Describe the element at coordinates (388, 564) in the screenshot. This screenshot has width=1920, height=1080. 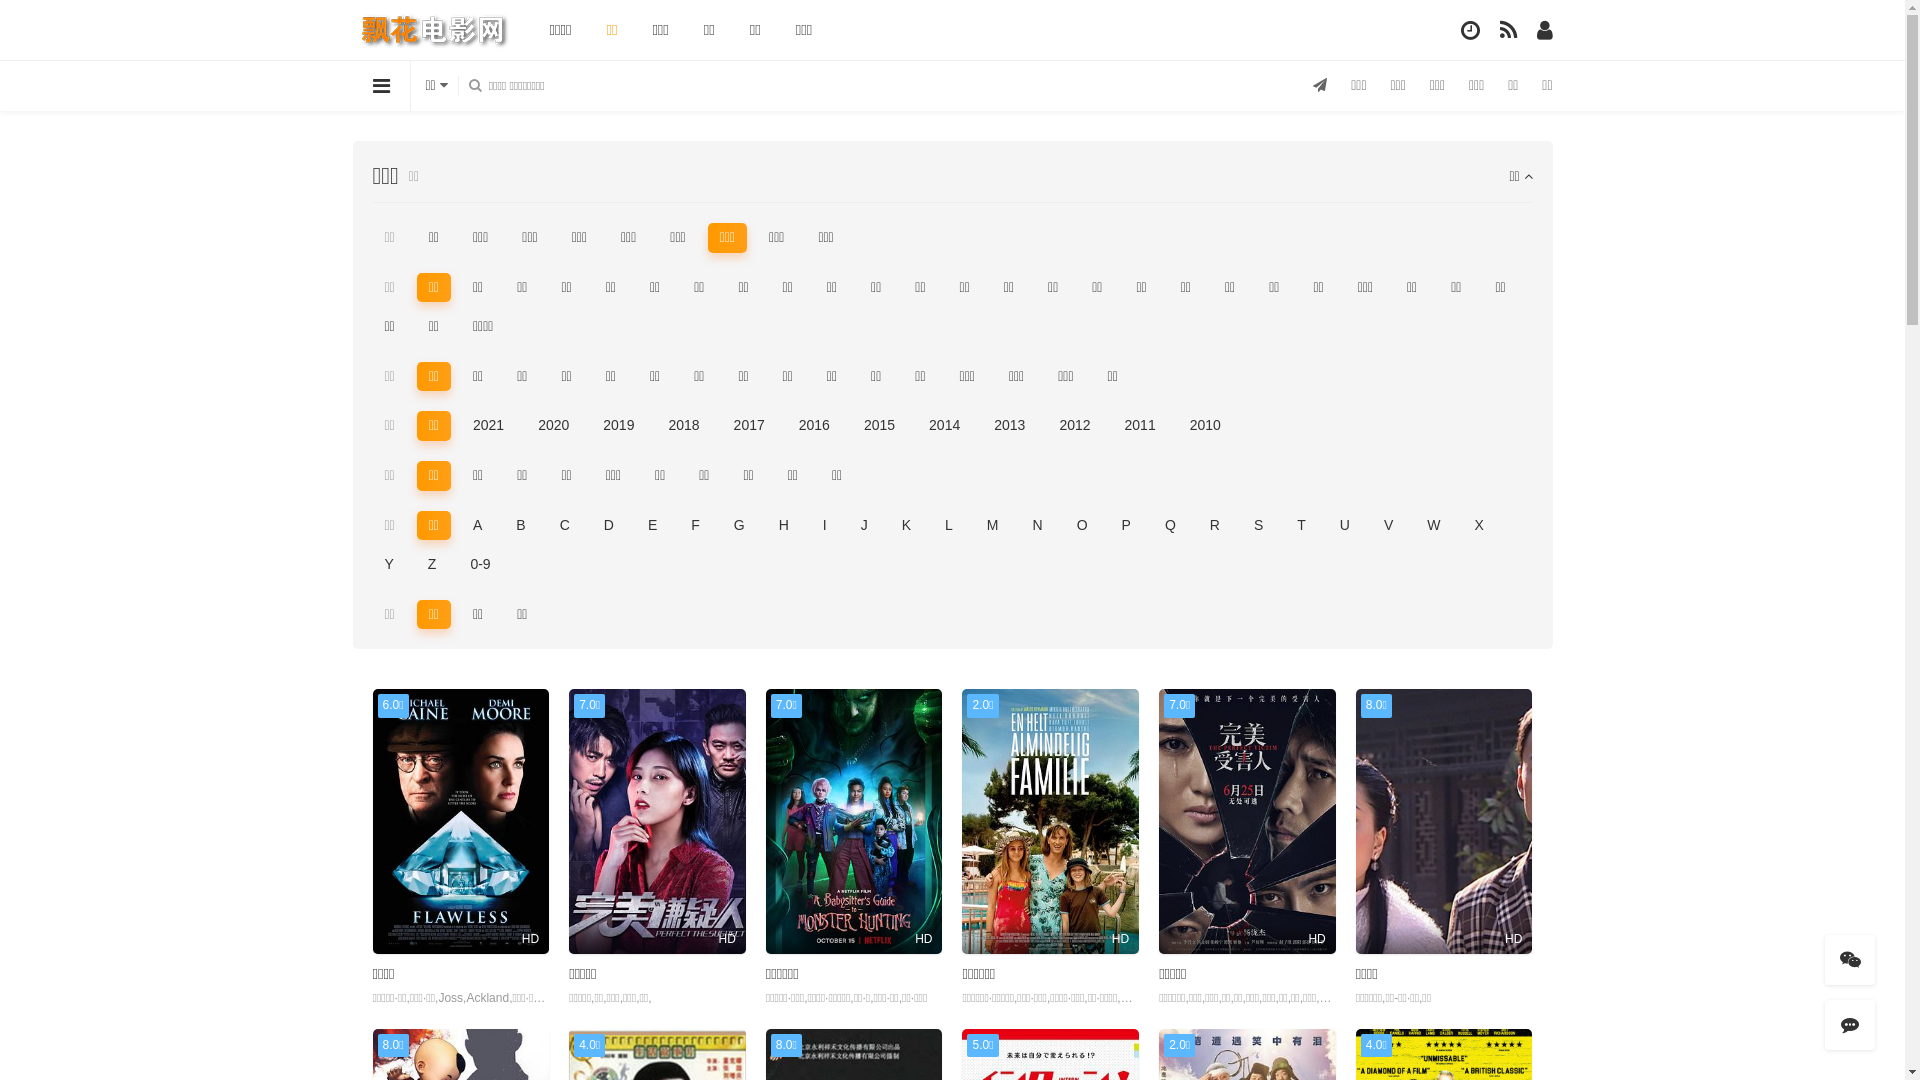
I see `'Y'` at that location.